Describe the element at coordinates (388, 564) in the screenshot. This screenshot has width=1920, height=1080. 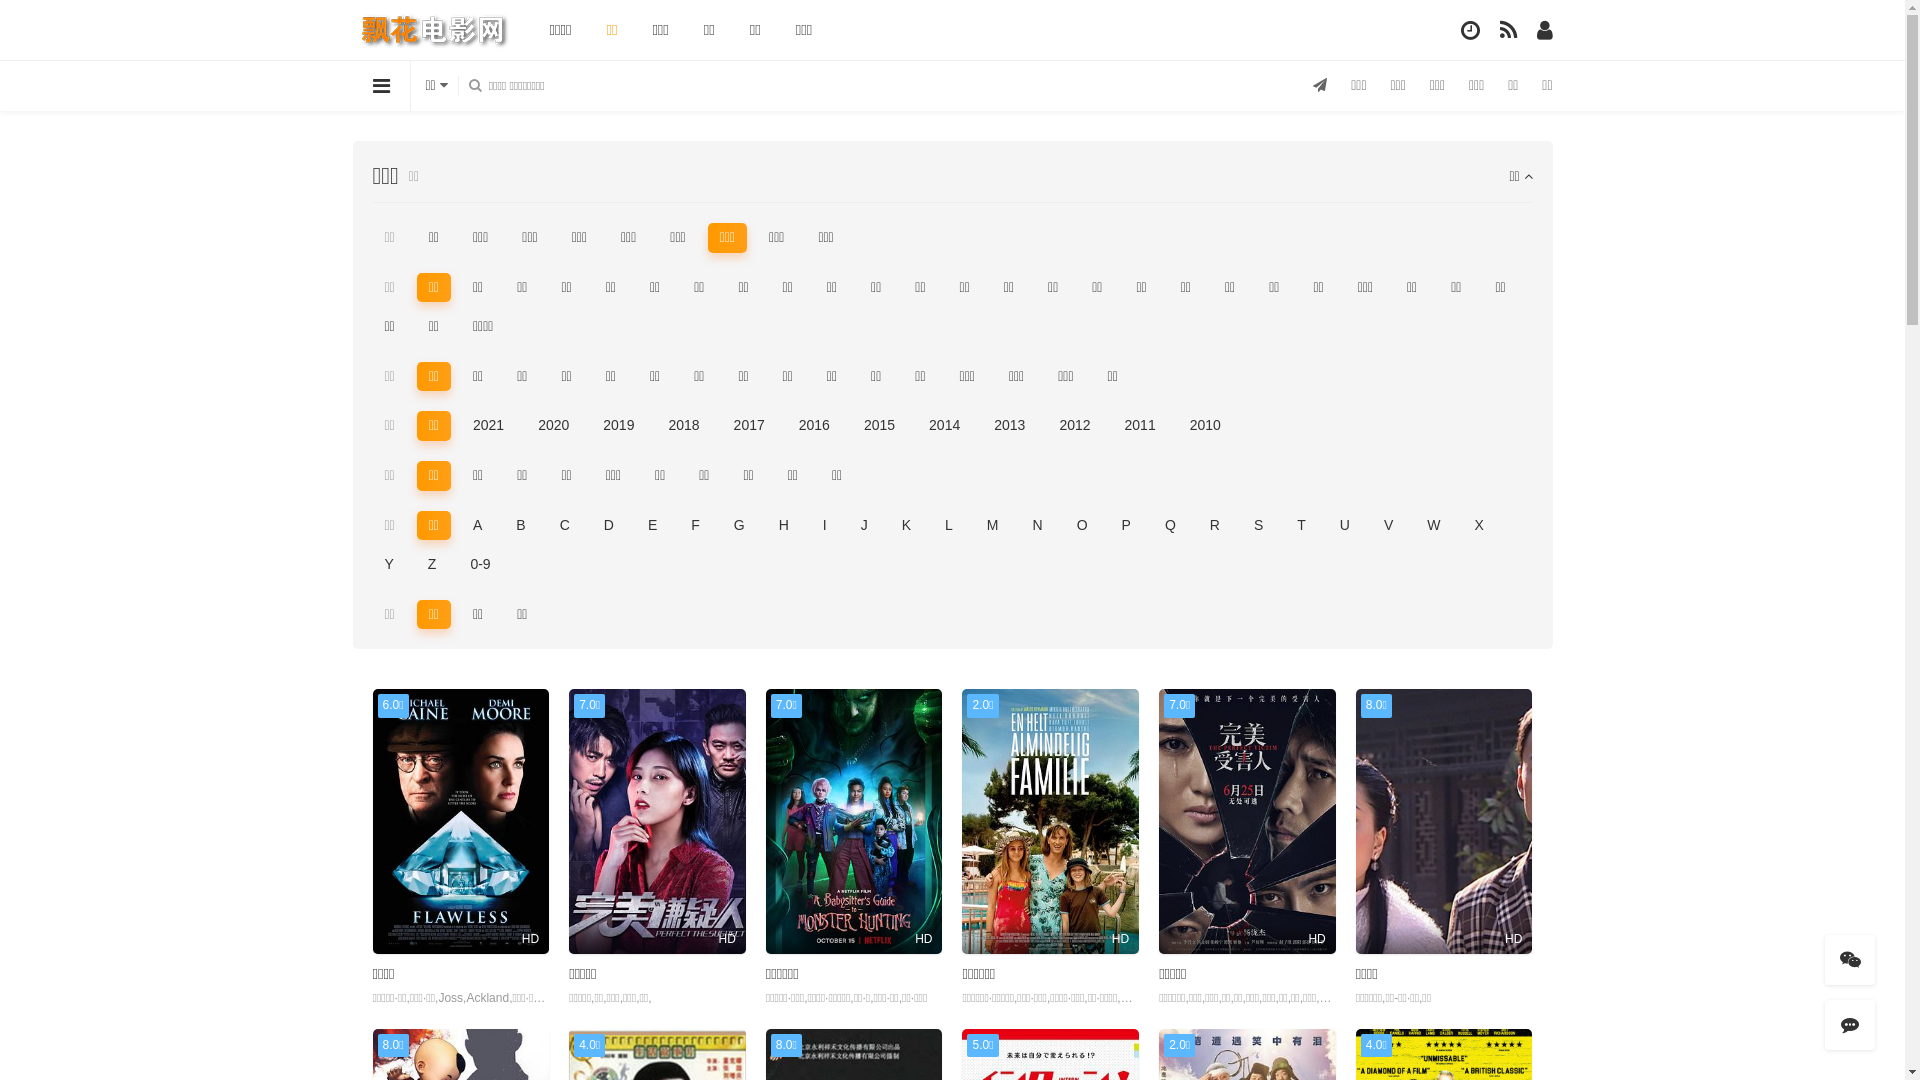
I see `'Y'` at that location.